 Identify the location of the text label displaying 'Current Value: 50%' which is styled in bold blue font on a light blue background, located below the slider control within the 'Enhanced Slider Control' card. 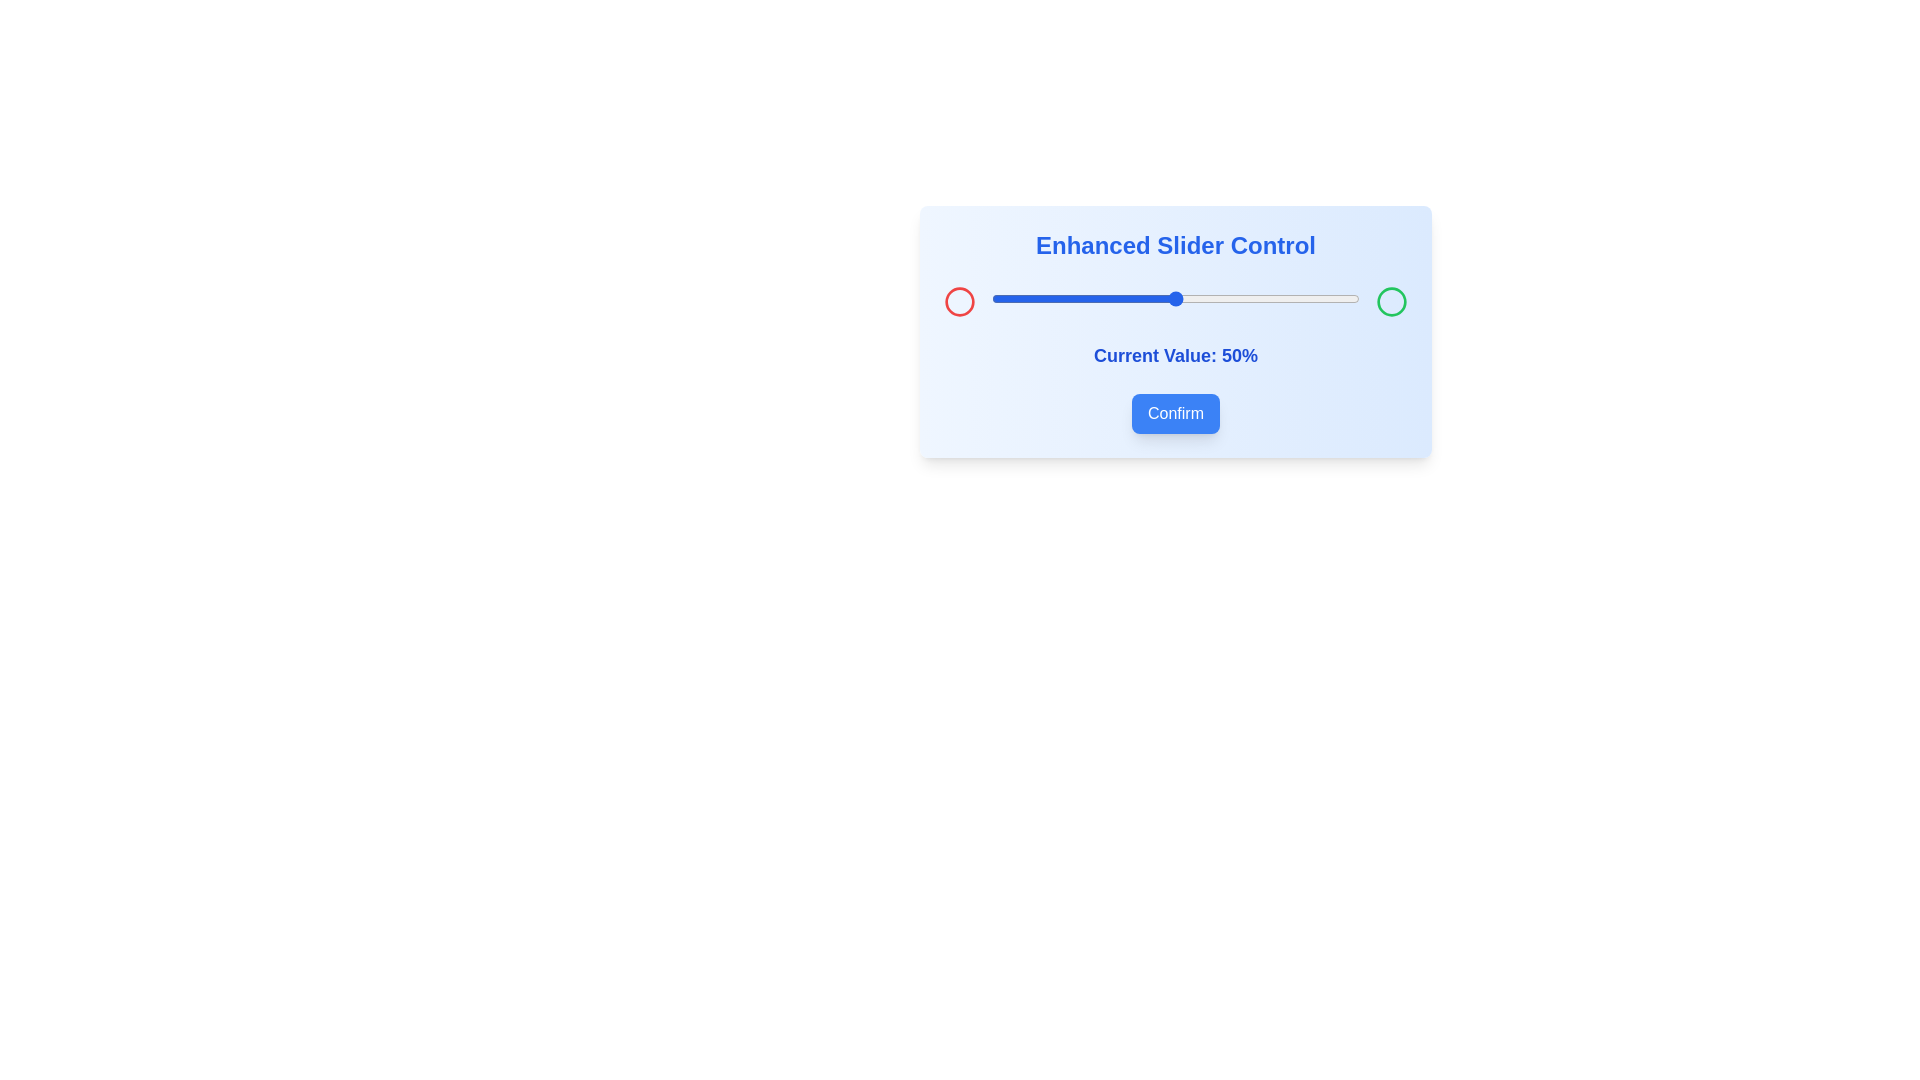
(1176, 354).